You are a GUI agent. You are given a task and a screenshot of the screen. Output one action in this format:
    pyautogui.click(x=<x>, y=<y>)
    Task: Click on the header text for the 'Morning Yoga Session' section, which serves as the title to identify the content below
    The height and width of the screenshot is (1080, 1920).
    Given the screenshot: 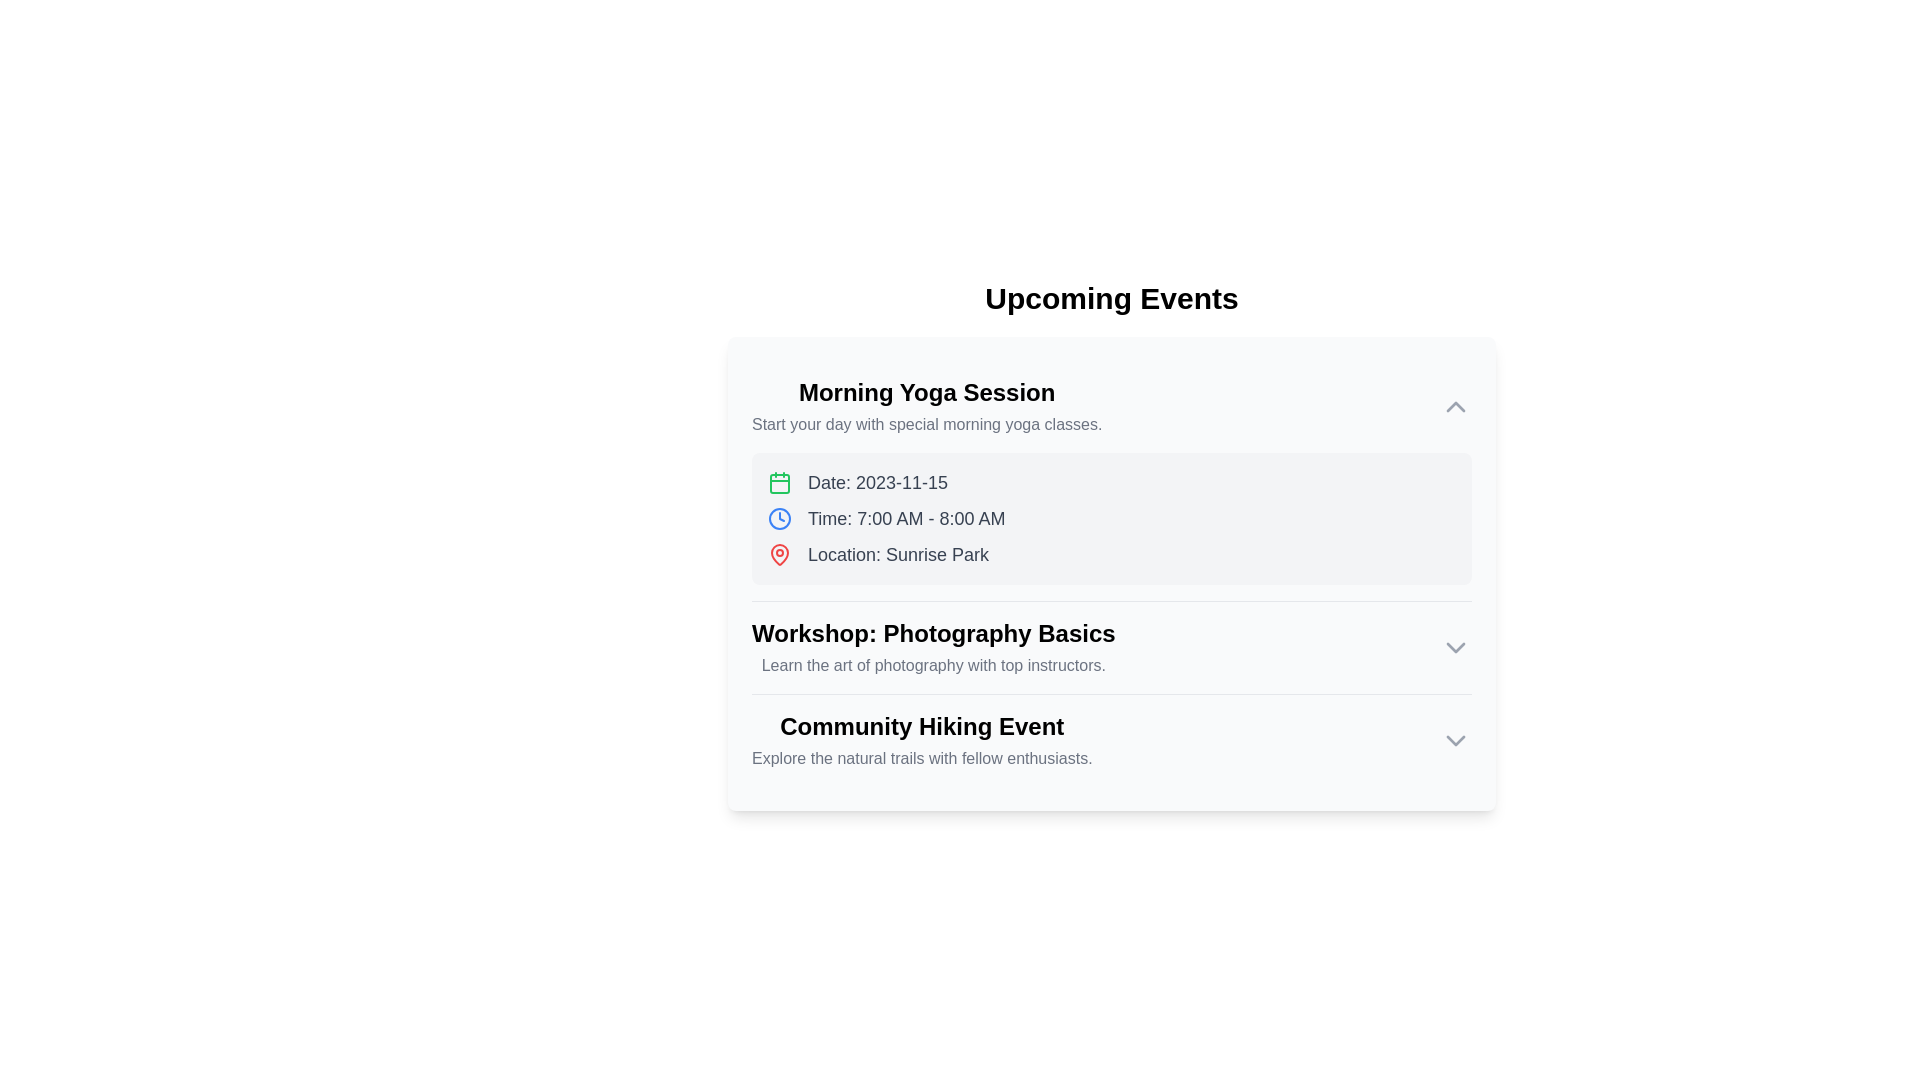 What is the action you would take?
    pyautogui.click(x=926, y=393)
    